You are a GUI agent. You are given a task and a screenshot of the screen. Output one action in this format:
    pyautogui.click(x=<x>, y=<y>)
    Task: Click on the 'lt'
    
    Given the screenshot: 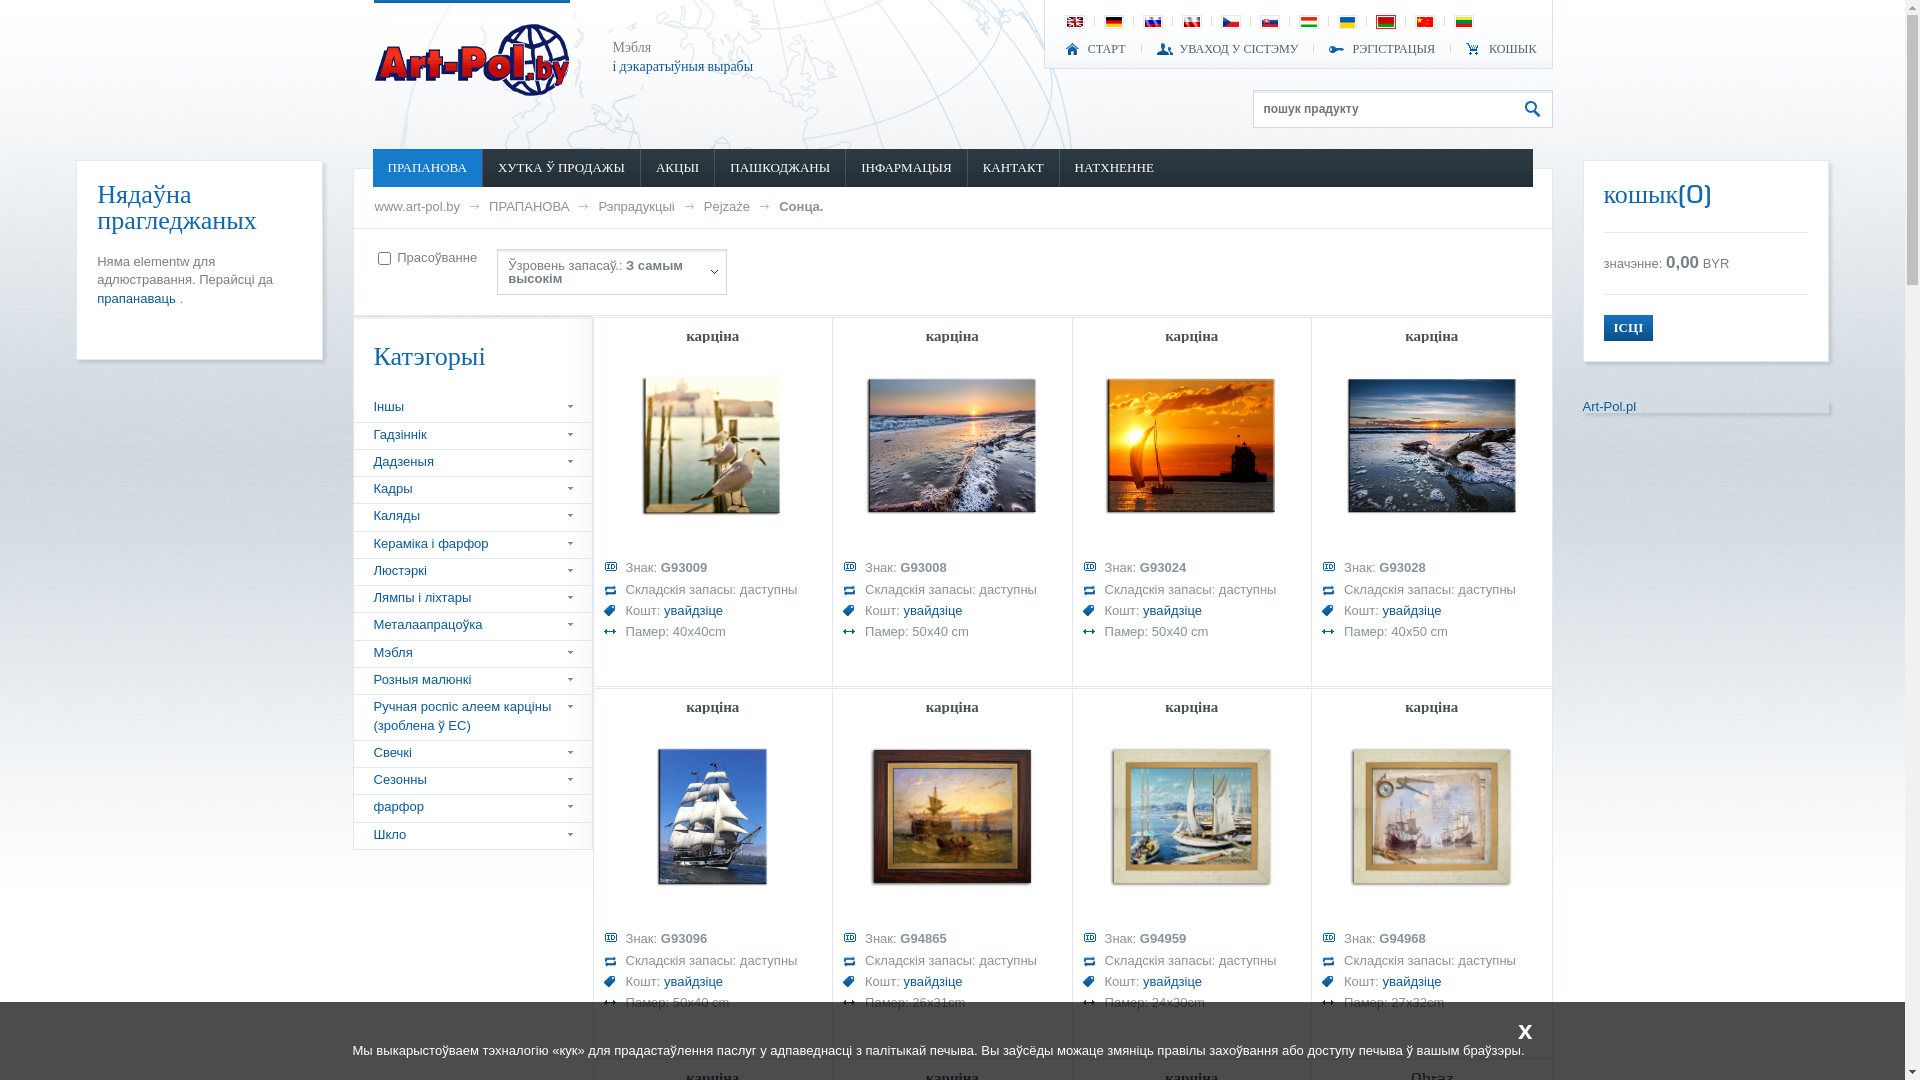 What is the action you would take?
    pyautogui.click(x=1464, y=22)
    